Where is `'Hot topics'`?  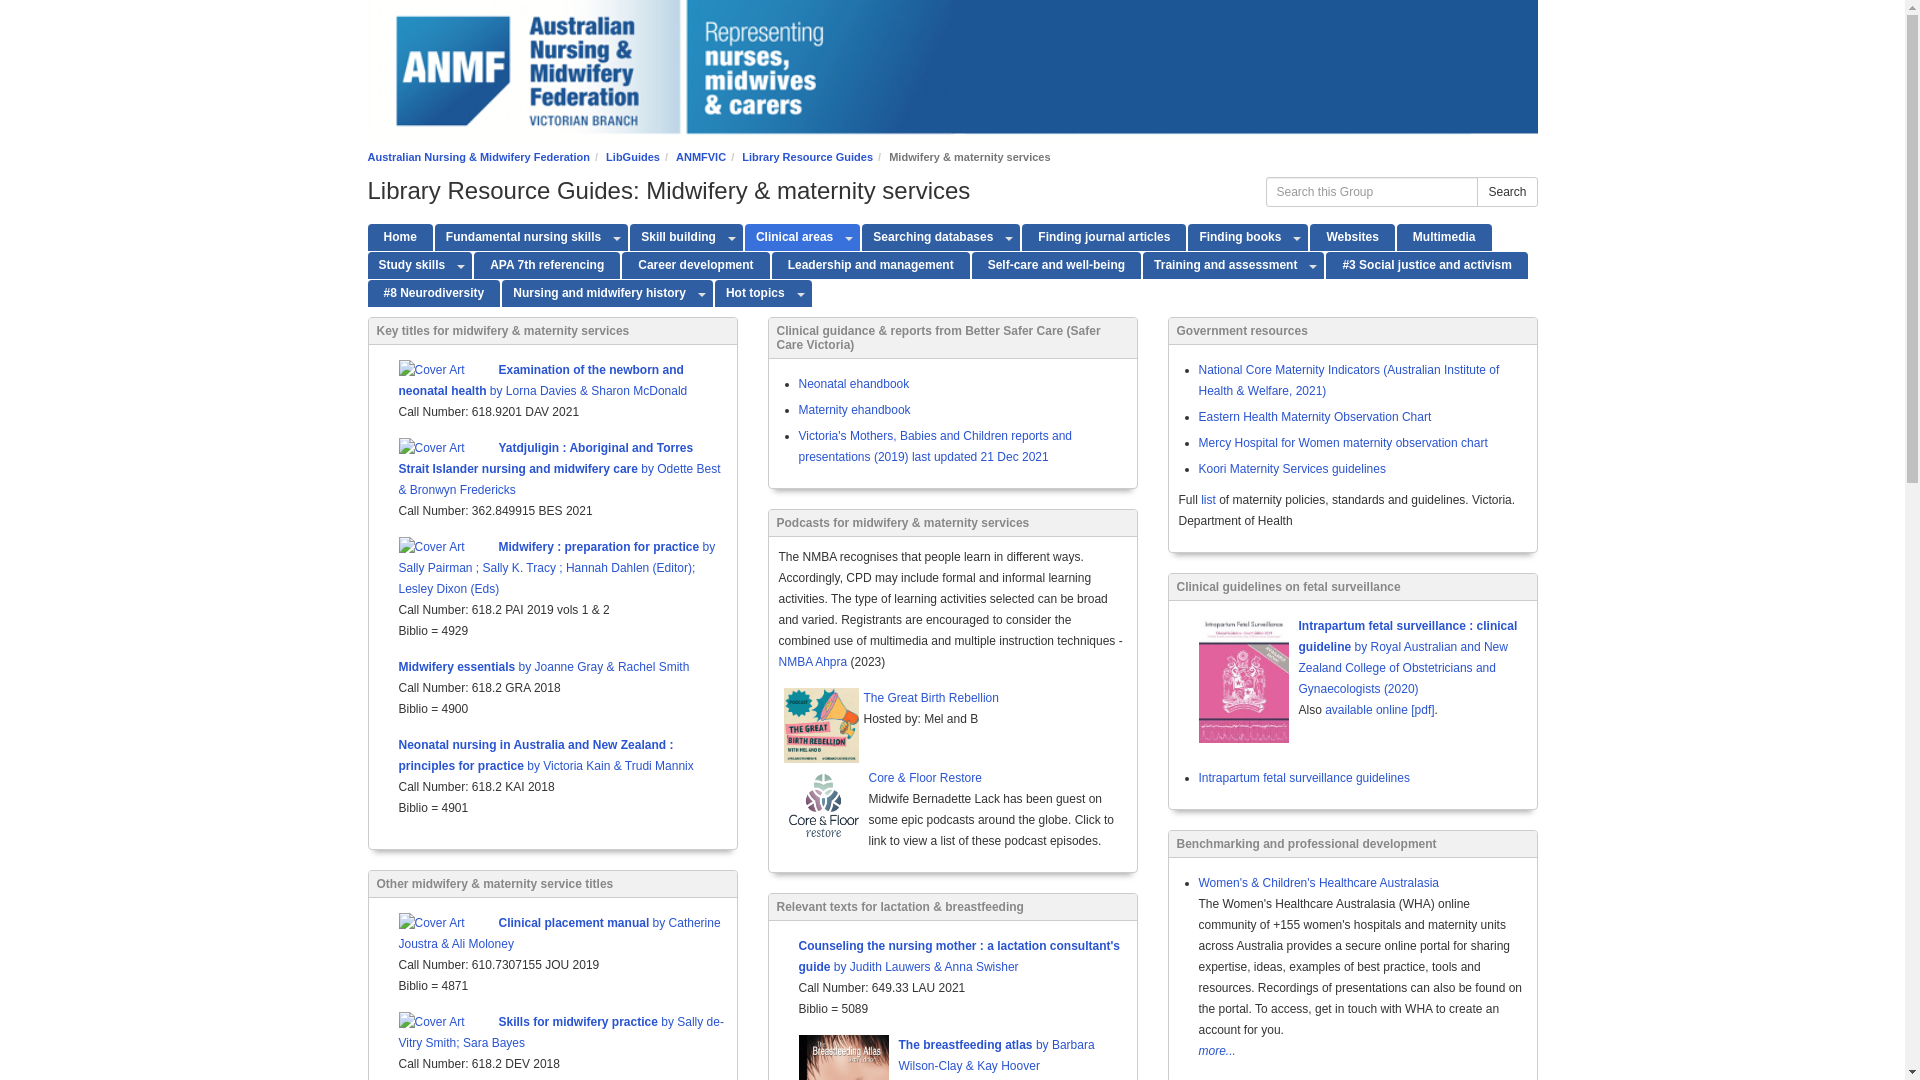
'Hot topics' is located at coordinates (752, 293).